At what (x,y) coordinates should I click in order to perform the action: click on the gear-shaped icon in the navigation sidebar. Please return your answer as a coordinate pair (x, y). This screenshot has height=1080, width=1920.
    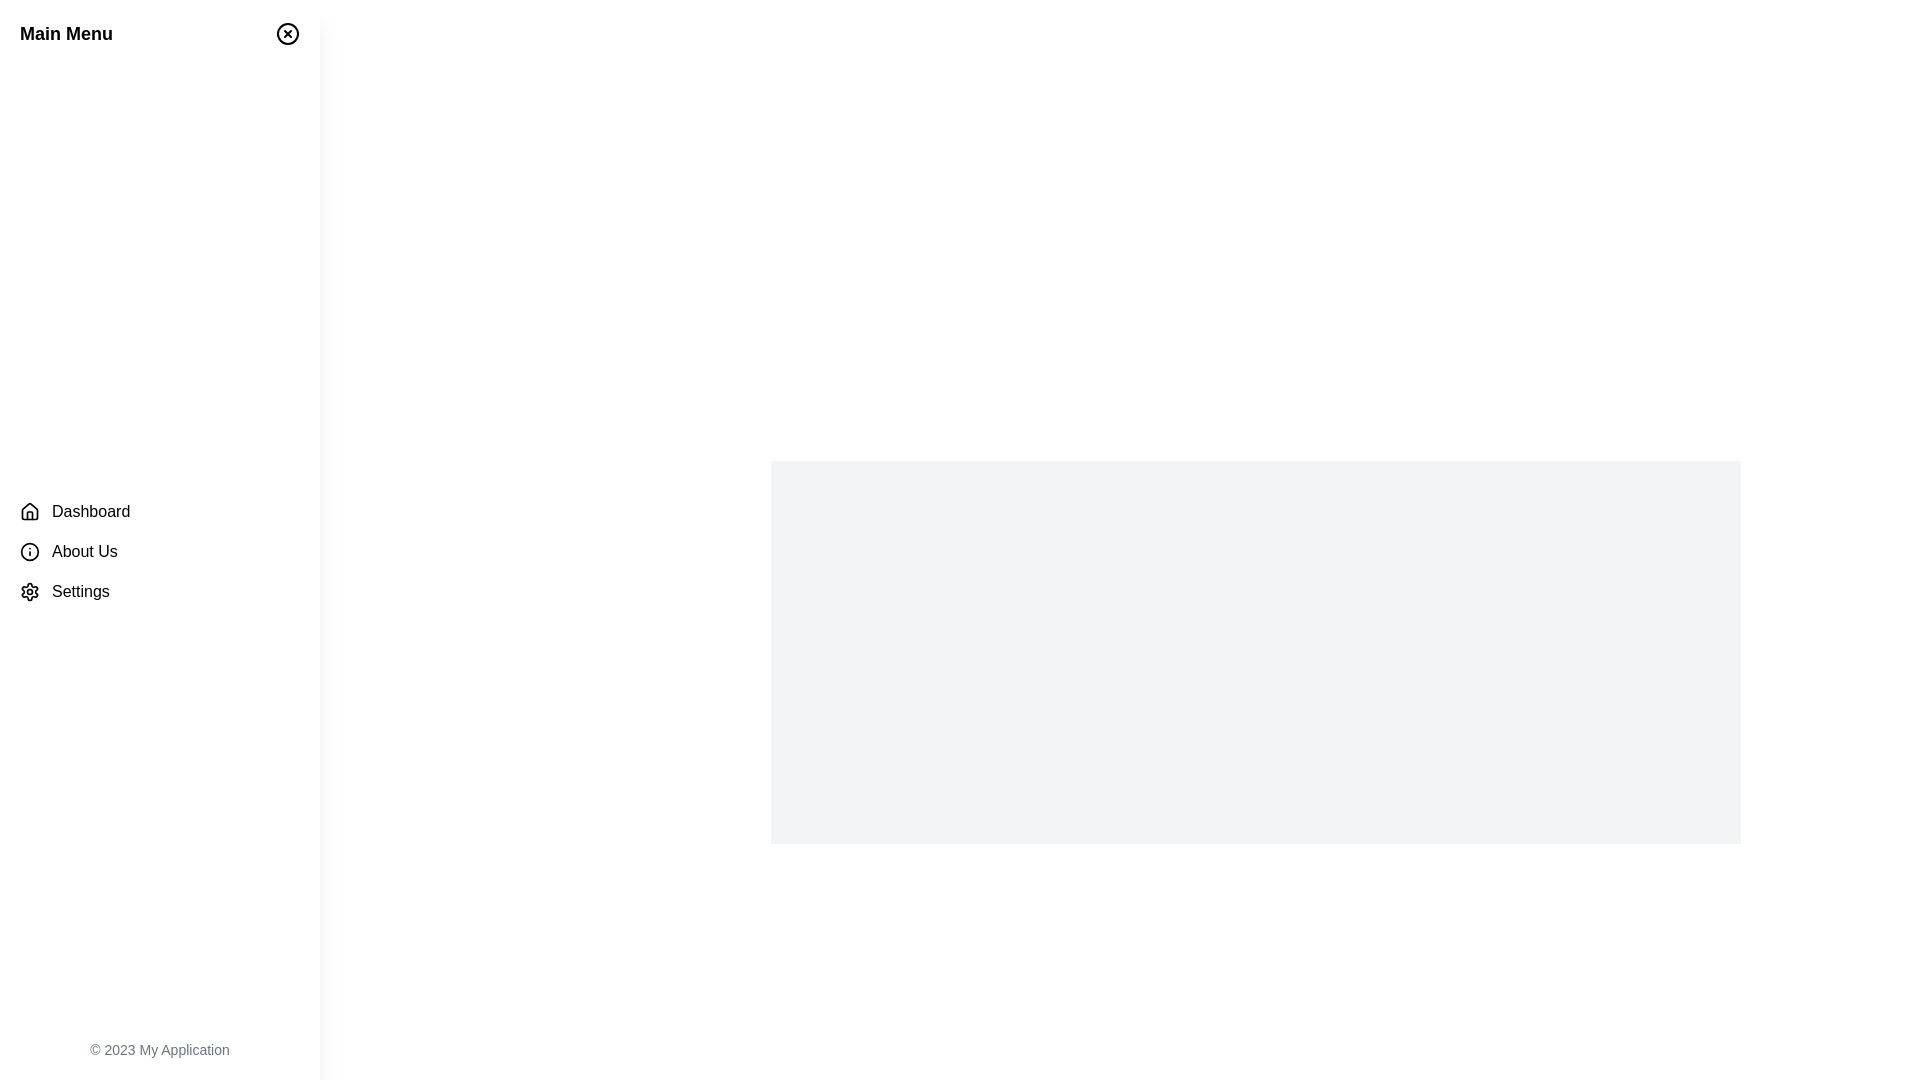
    Looking at the image, I should click on (29, 590).